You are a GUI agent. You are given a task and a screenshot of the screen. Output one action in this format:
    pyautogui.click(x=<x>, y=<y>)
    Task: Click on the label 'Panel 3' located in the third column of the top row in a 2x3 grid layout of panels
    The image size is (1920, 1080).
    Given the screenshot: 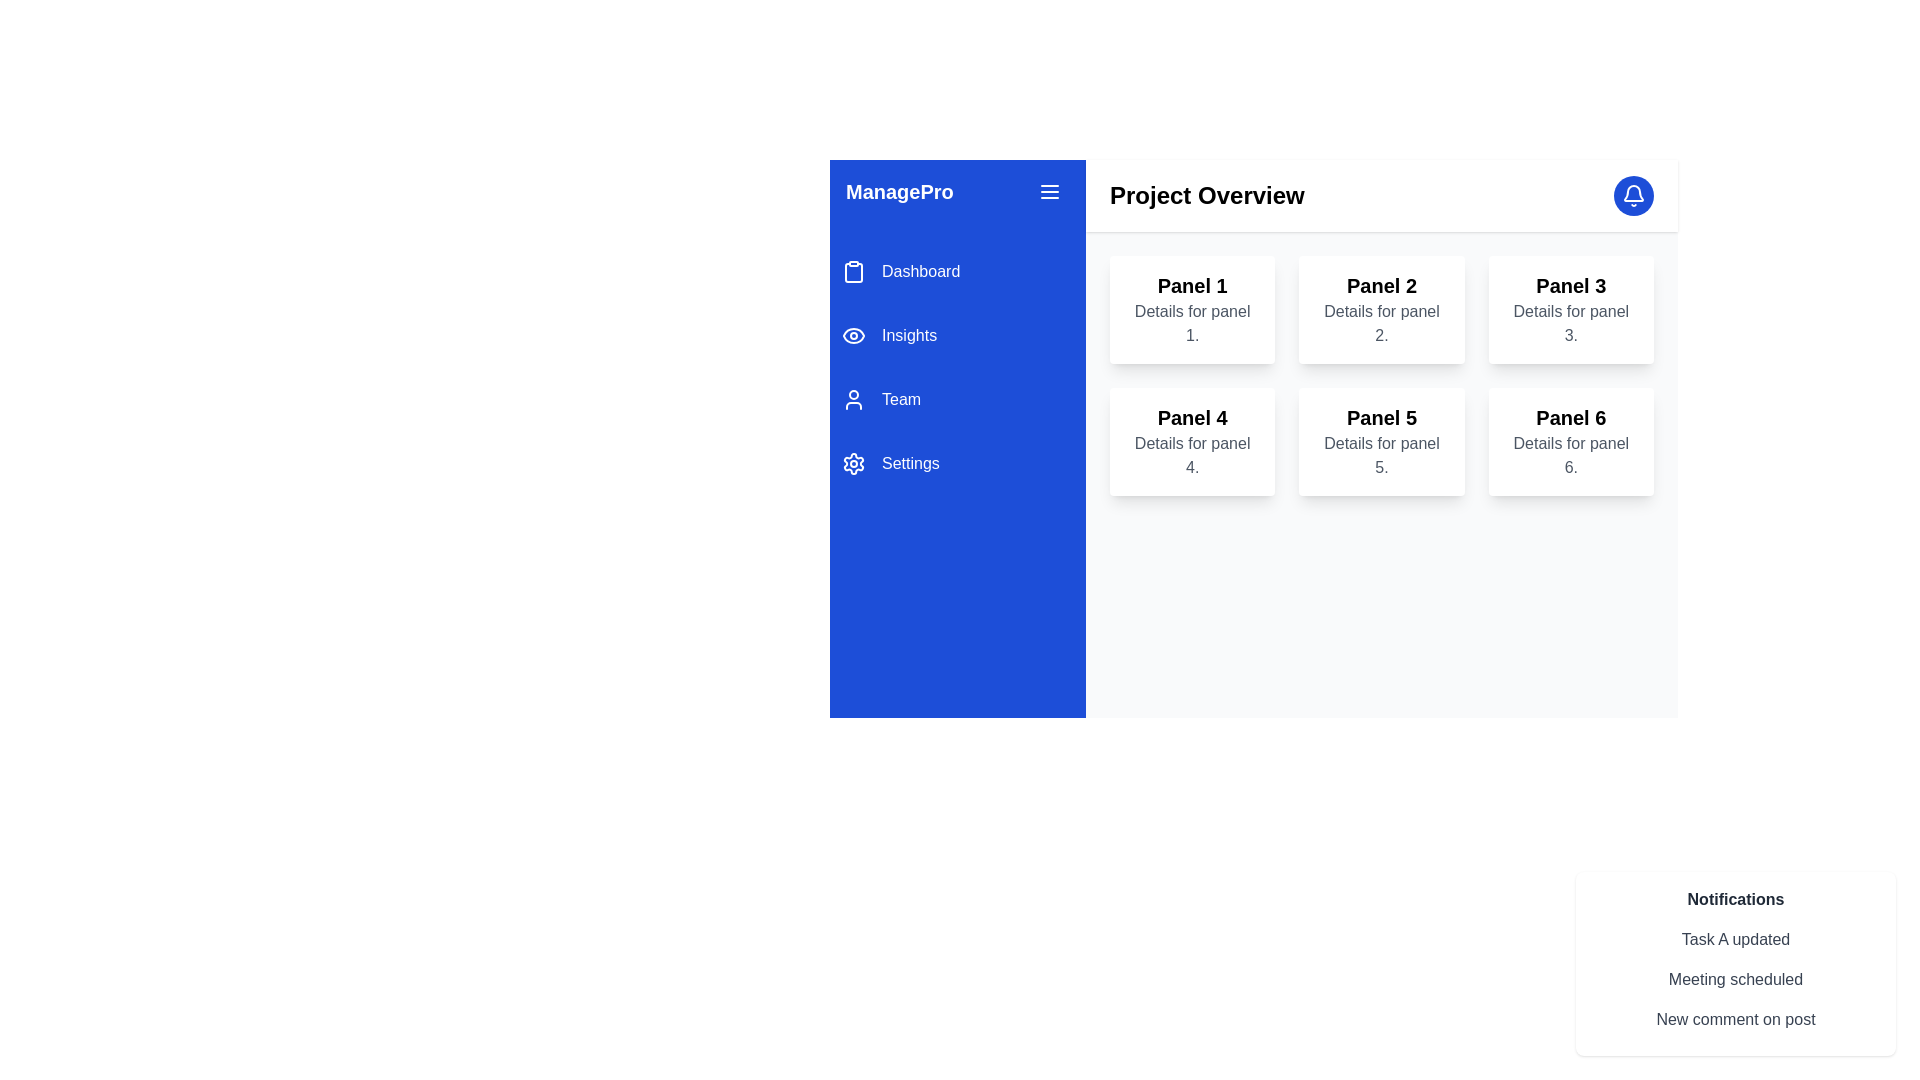 What is the action you would take?
    pyautogui.click(x=1570, y=285)
    